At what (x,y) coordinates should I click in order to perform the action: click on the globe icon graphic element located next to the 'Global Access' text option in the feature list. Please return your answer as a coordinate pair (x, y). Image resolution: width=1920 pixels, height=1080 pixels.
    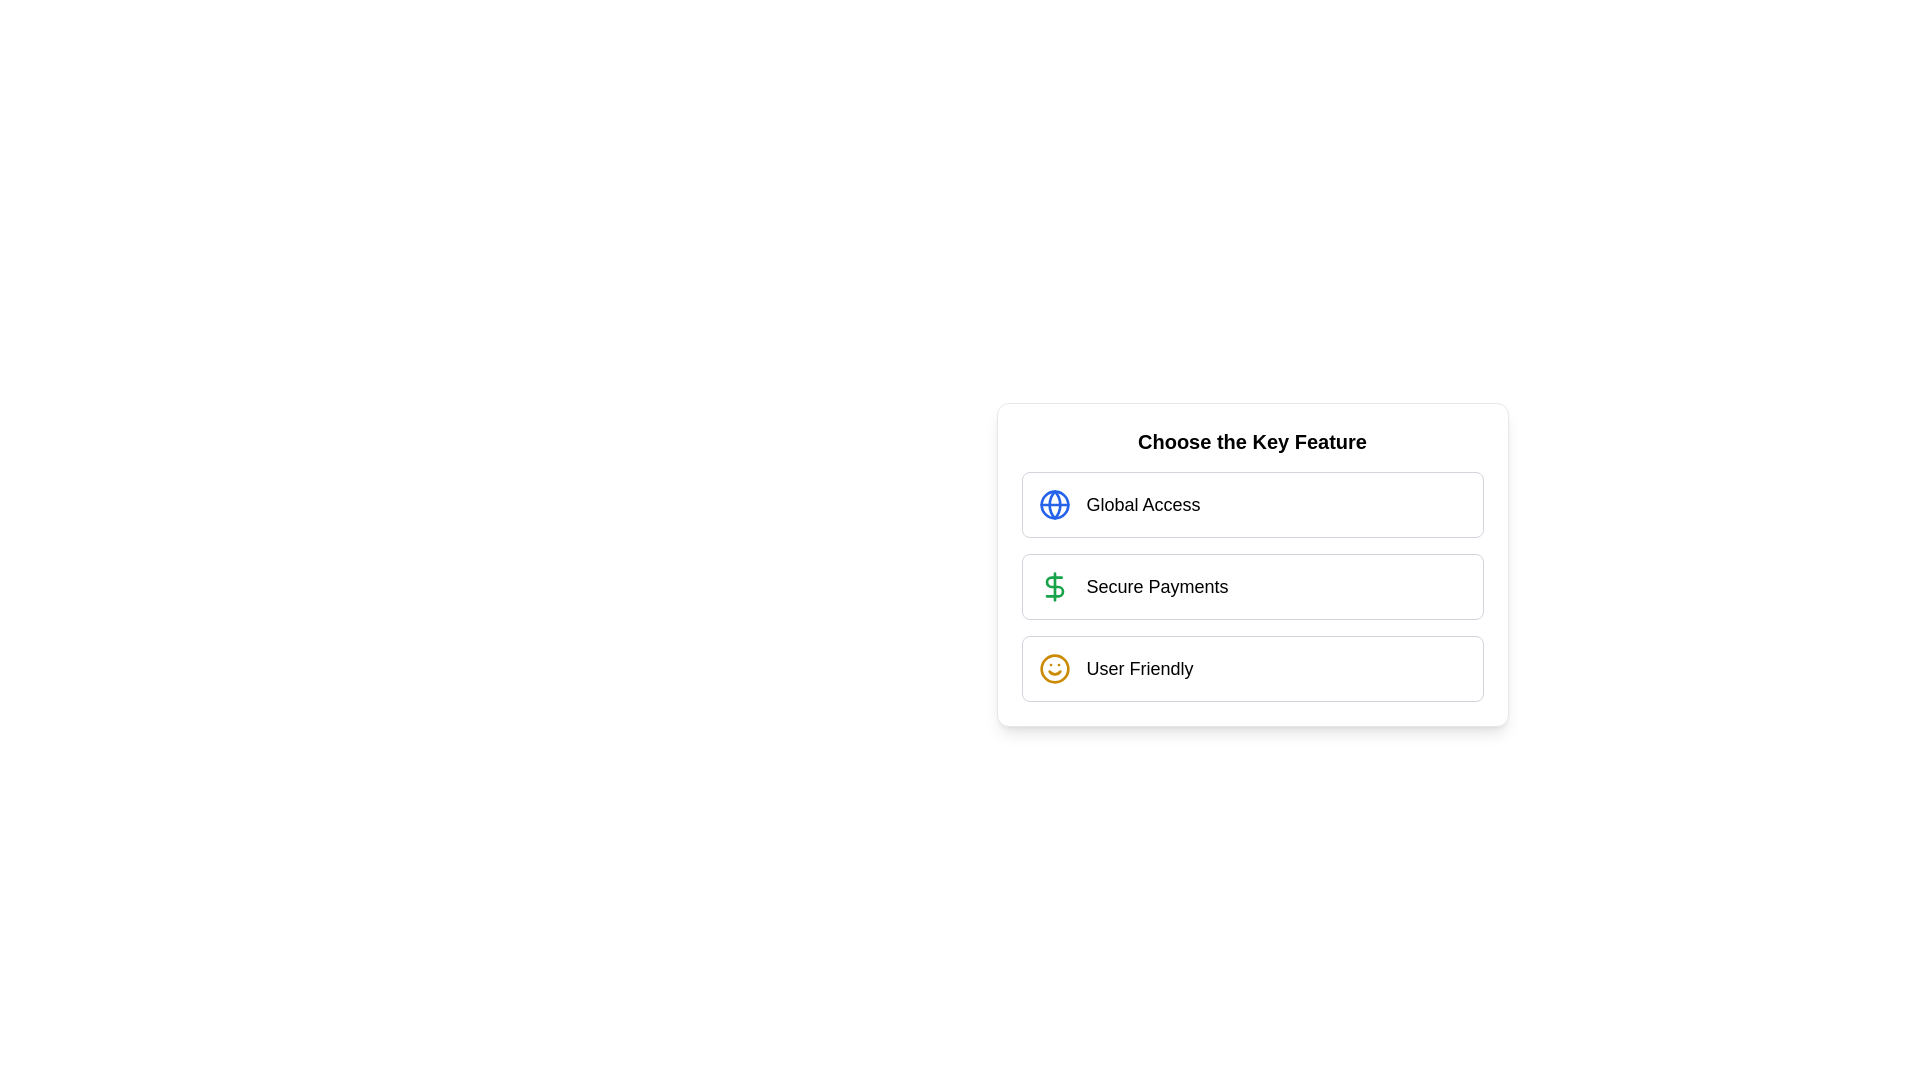
    Looking at the image, I should click on (1053, 504).